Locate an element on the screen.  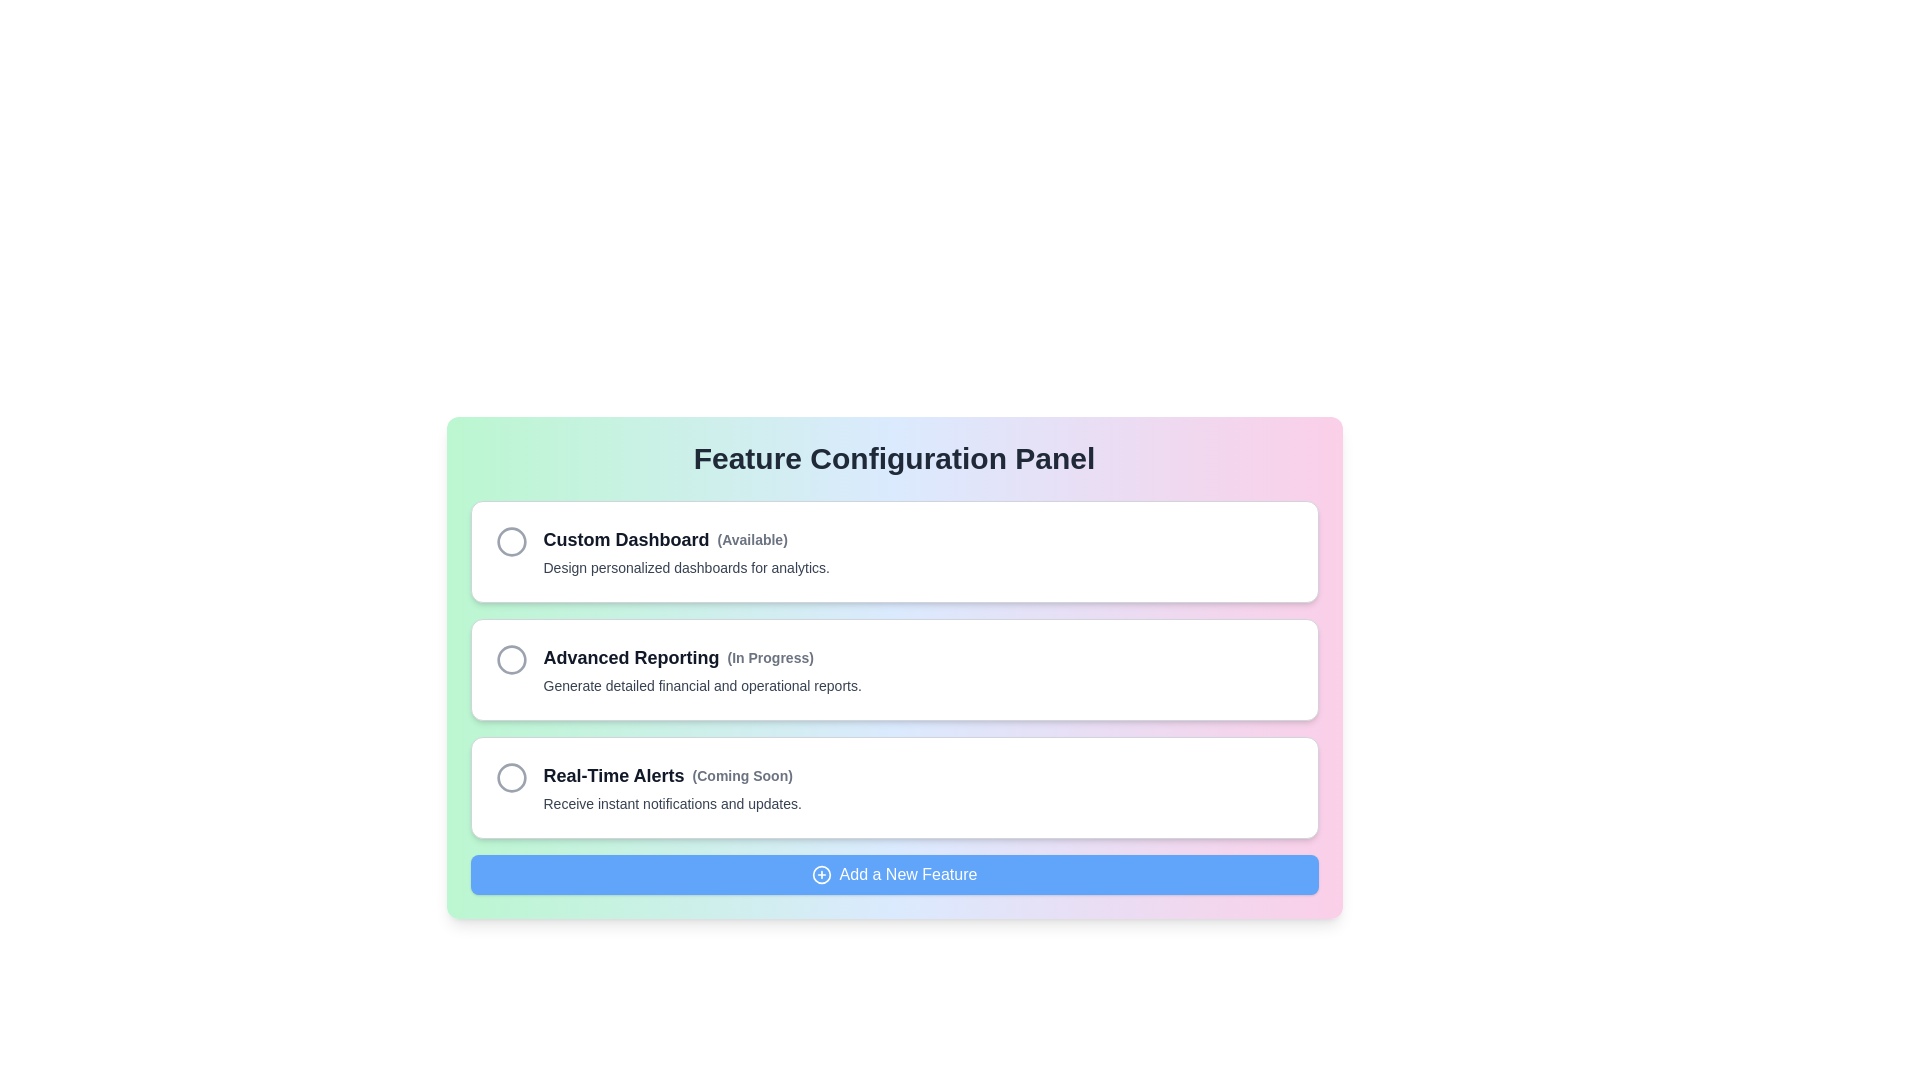
the inner circle of the circular icon representing 'Real-Time Alerts', the third feature in the vertical list is located at coordinates (511, 777).